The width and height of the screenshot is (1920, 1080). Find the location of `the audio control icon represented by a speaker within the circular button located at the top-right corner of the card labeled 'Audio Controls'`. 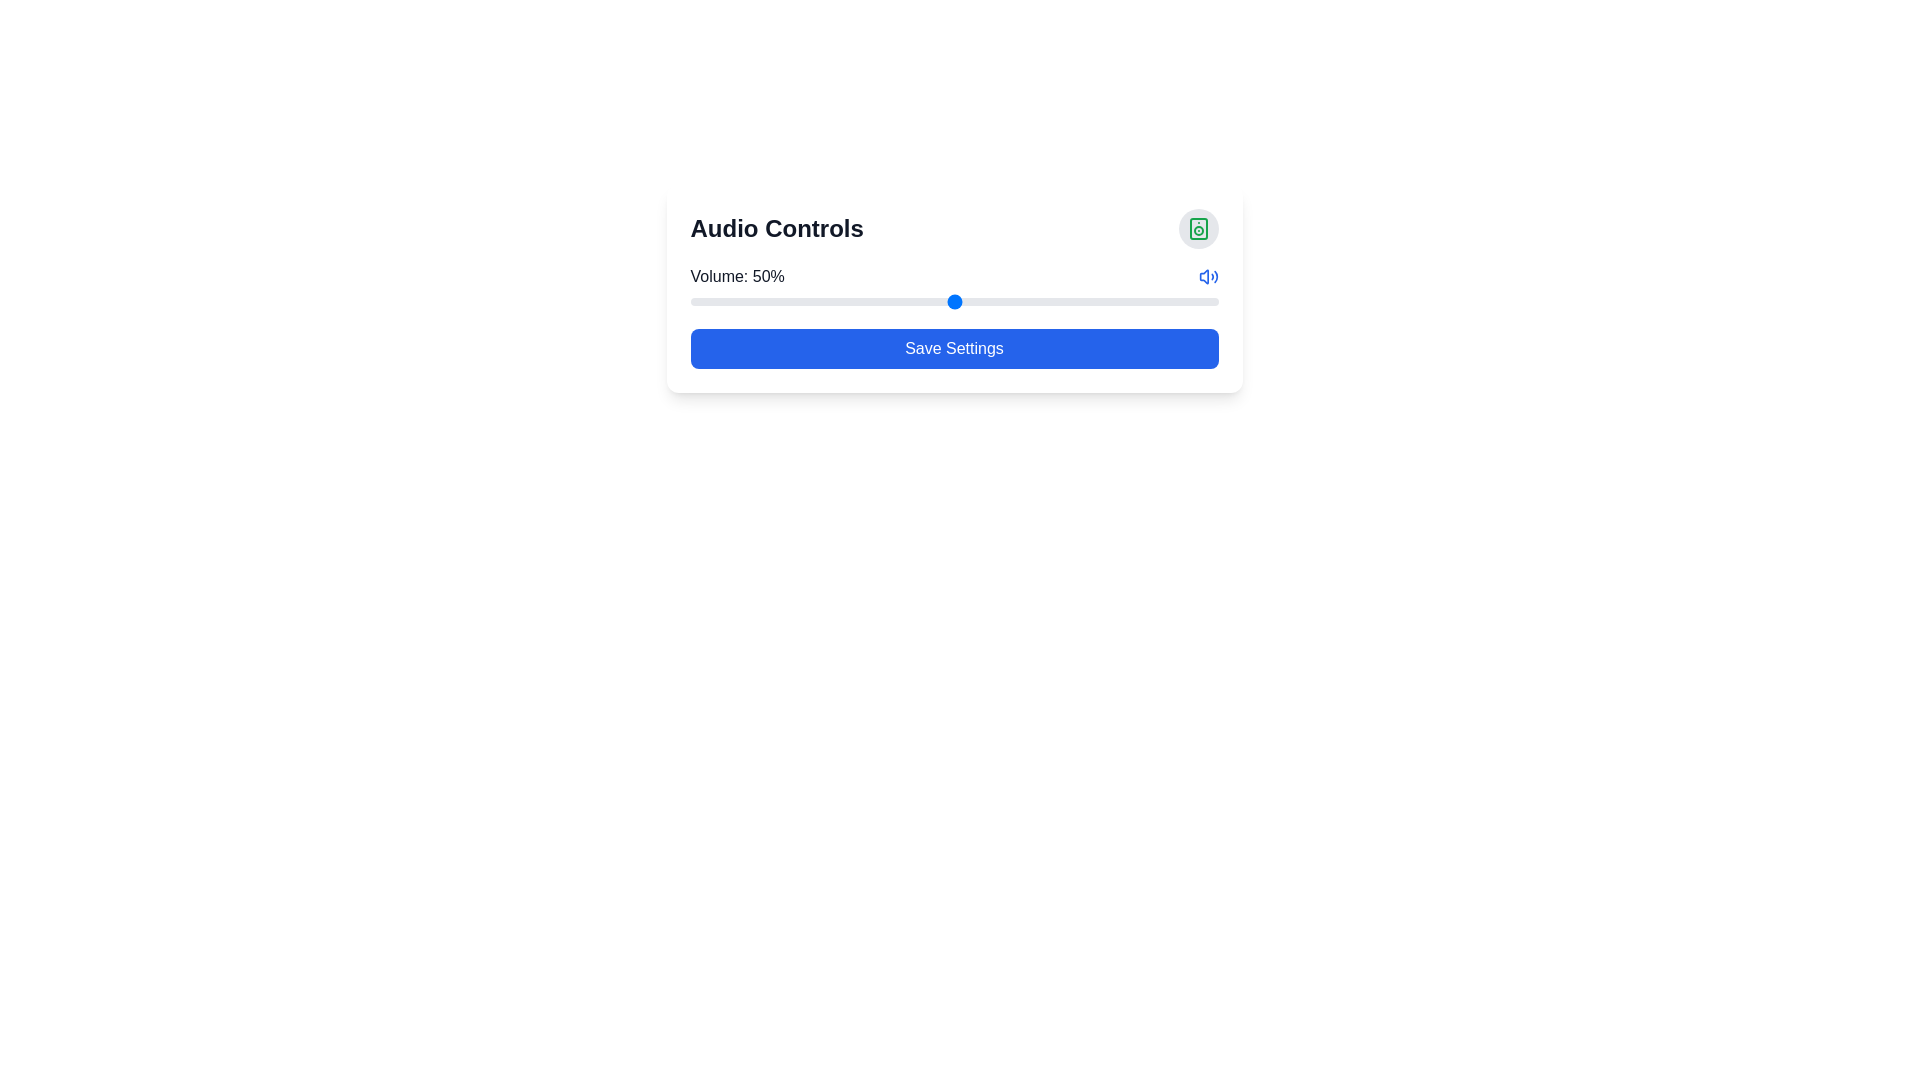

the audio control icon represented by a speaker within the circular button located at the top-right corner of the card labeled 'Audio Controls' is located at coordinates (1198, 227).